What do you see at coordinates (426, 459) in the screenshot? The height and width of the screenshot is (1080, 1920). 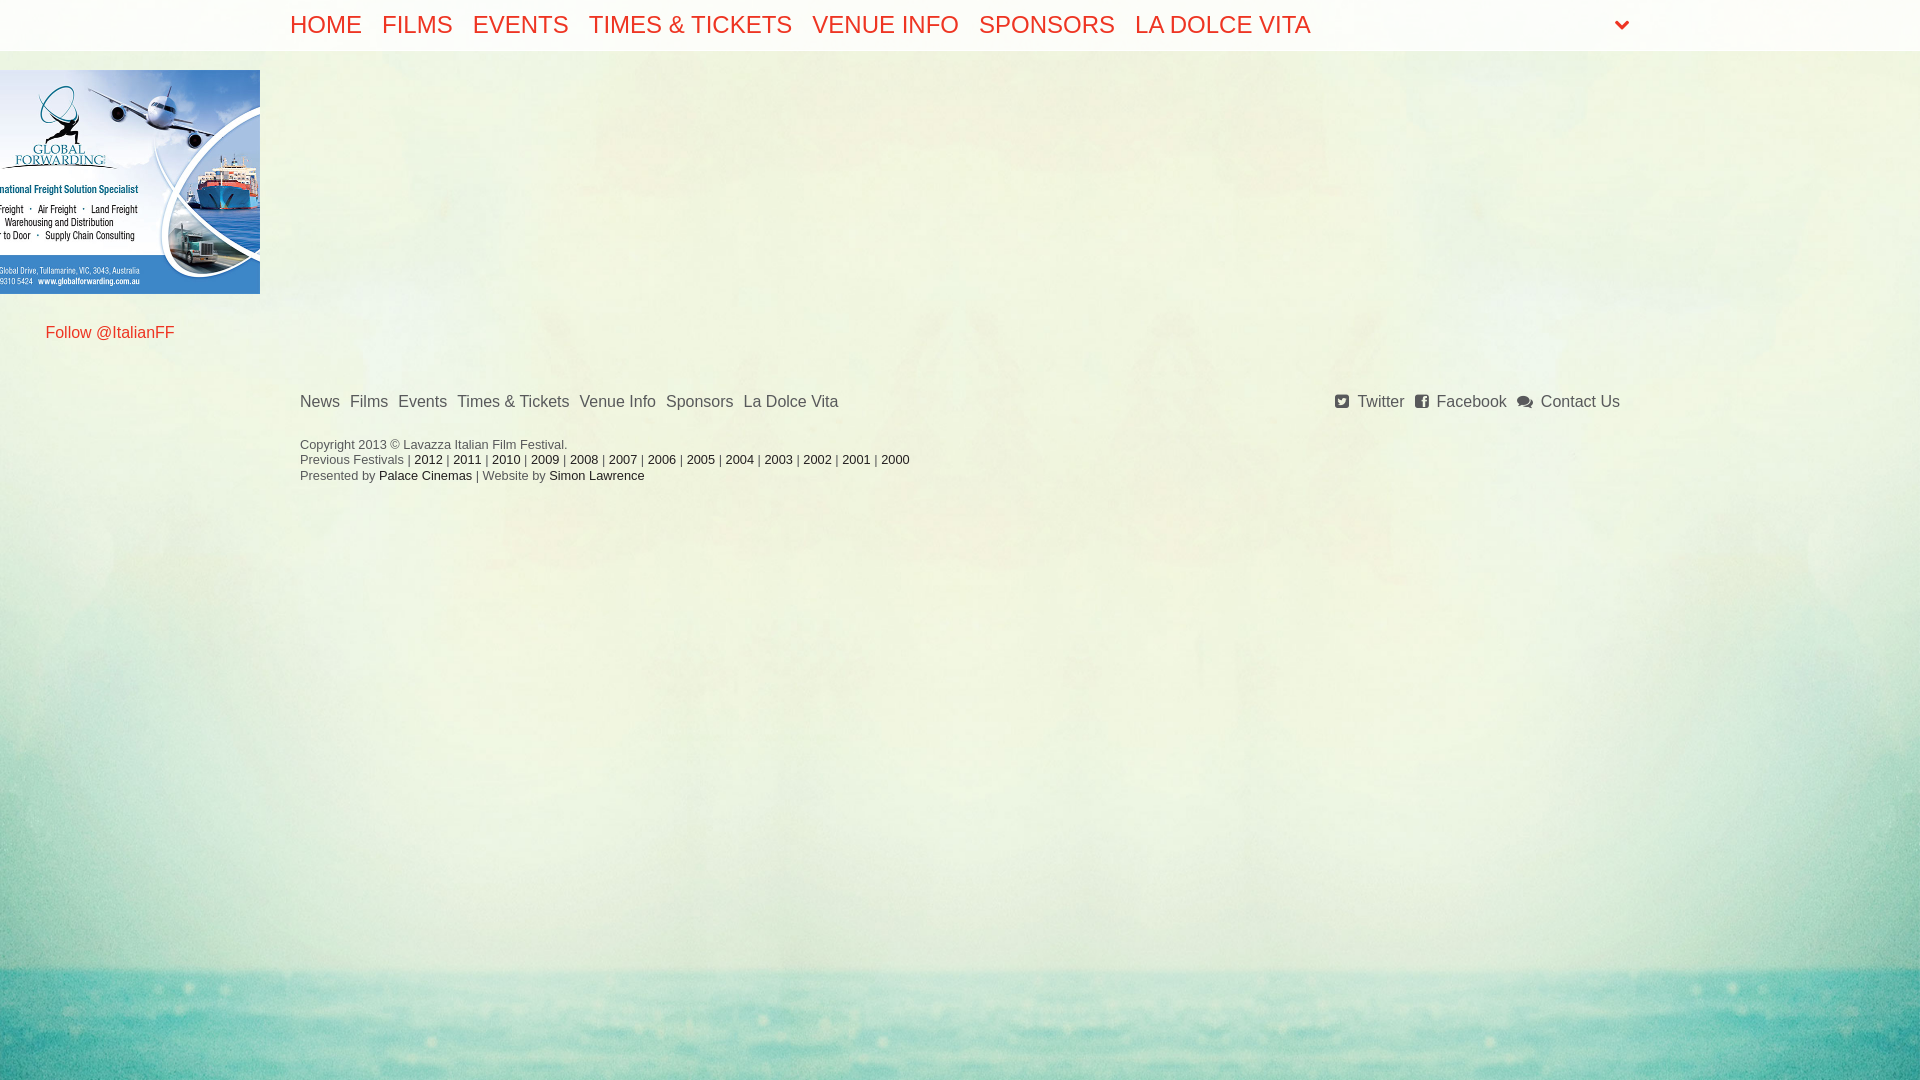 I see `'2012'` at bounding box center [426, 459].